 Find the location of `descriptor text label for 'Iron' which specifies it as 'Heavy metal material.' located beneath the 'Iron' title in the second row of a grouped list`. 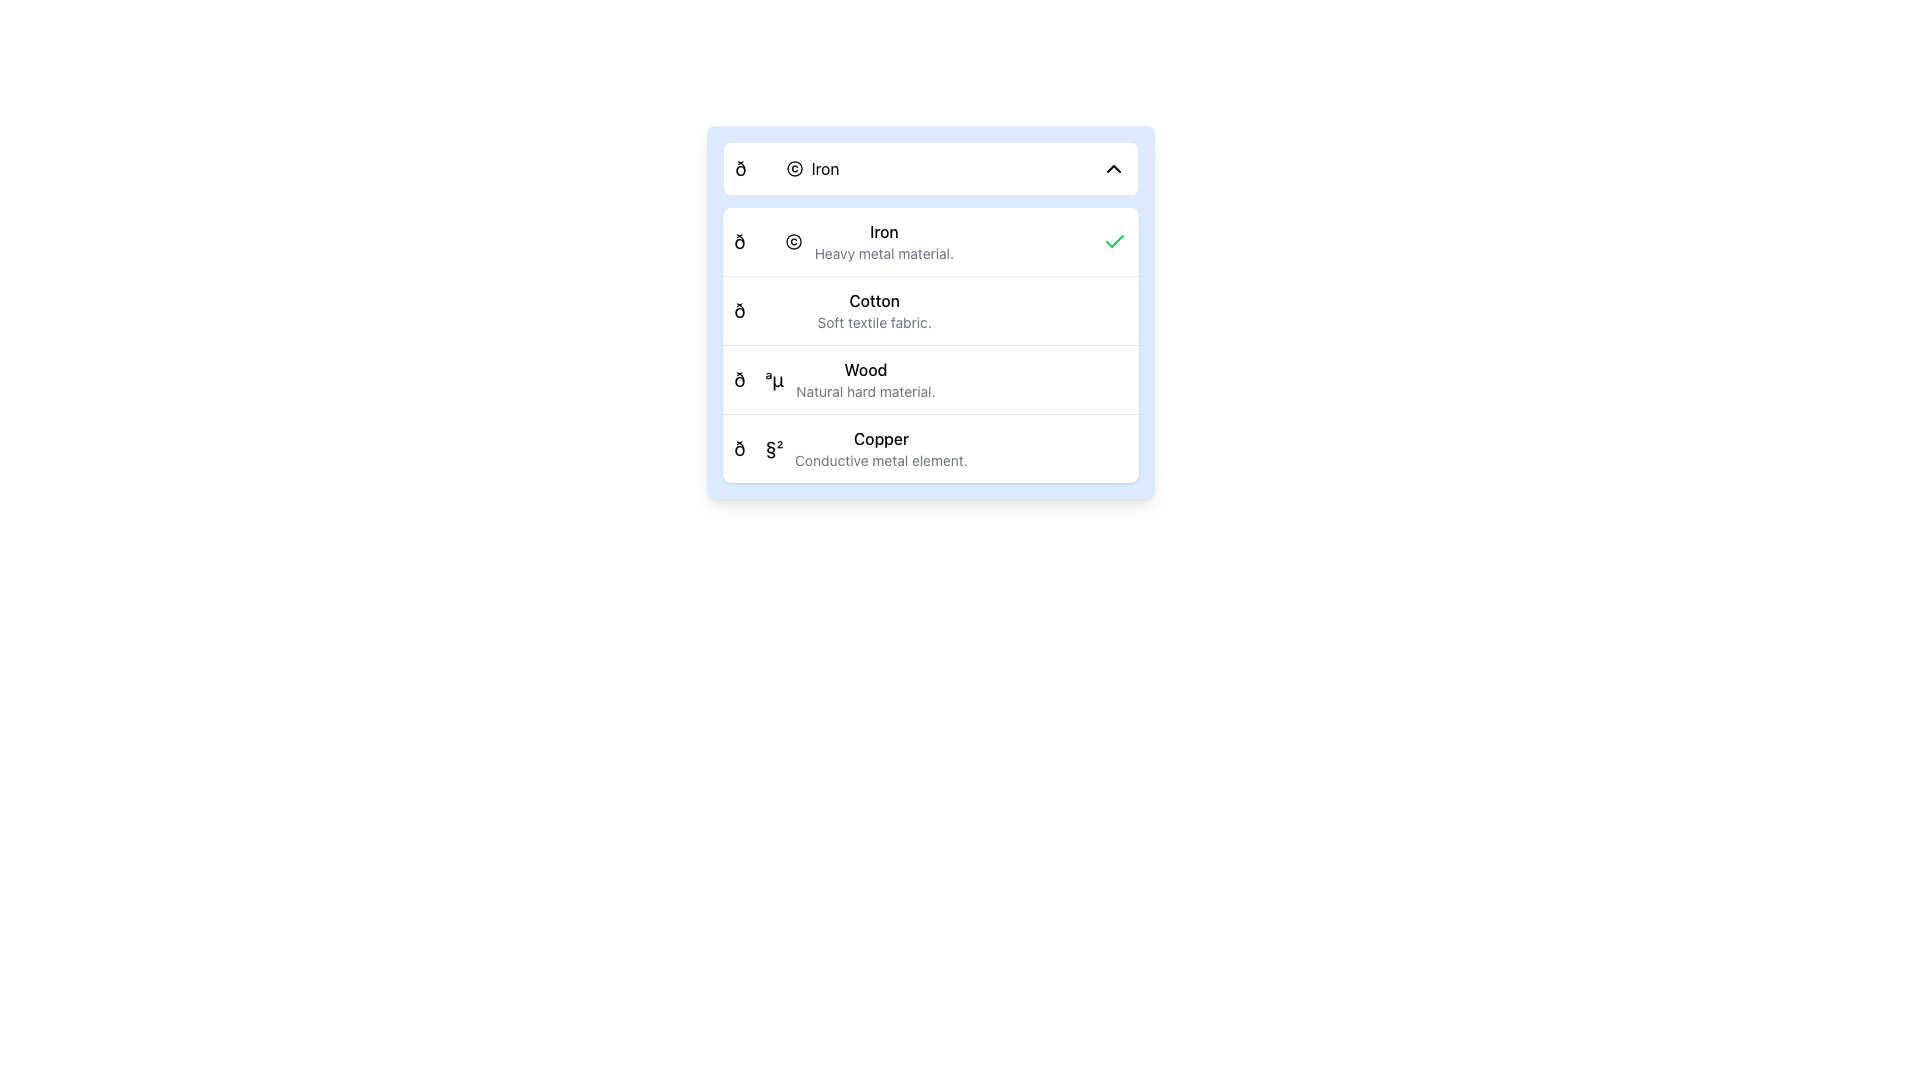

descriptor text label for 'Iron' which specifies it as 'Heavy metal material.' located beneath the 'Iron' title in the second row of a grouped list is located at coordinates (883, 253).